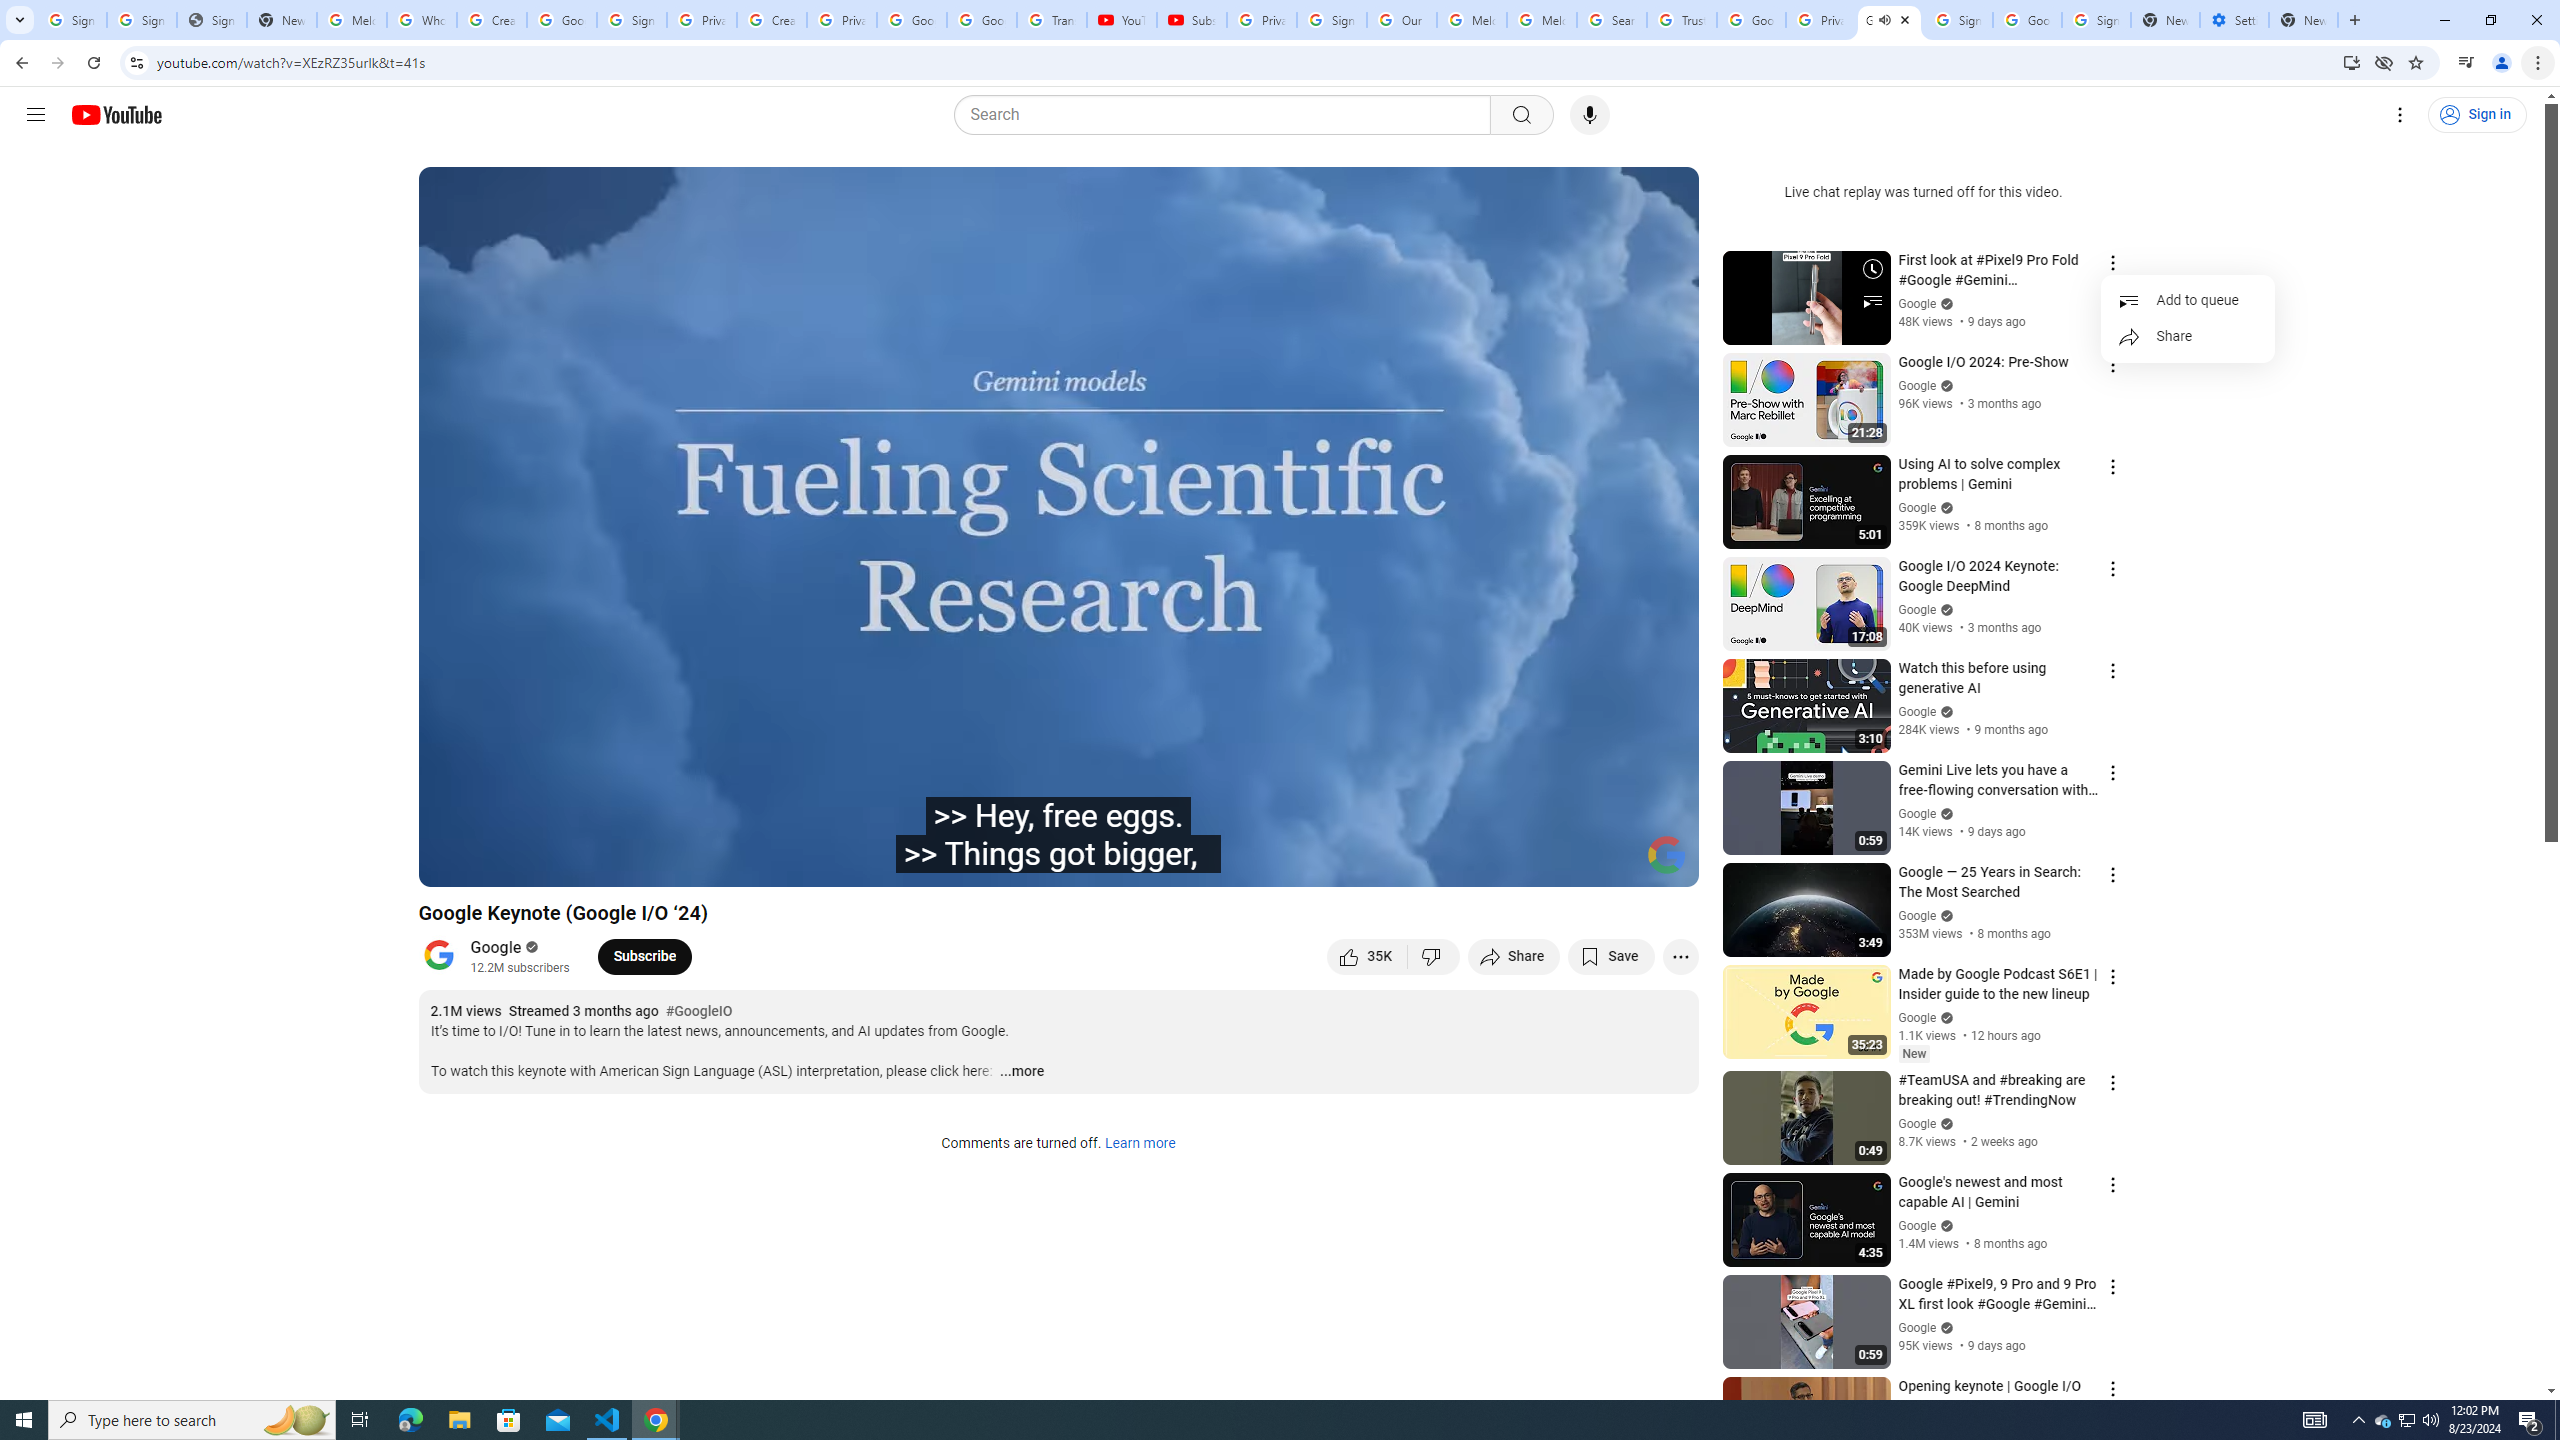  I want to click on 'Search our Doodle Library Collection - Google Doodles', so click(1610, 19).